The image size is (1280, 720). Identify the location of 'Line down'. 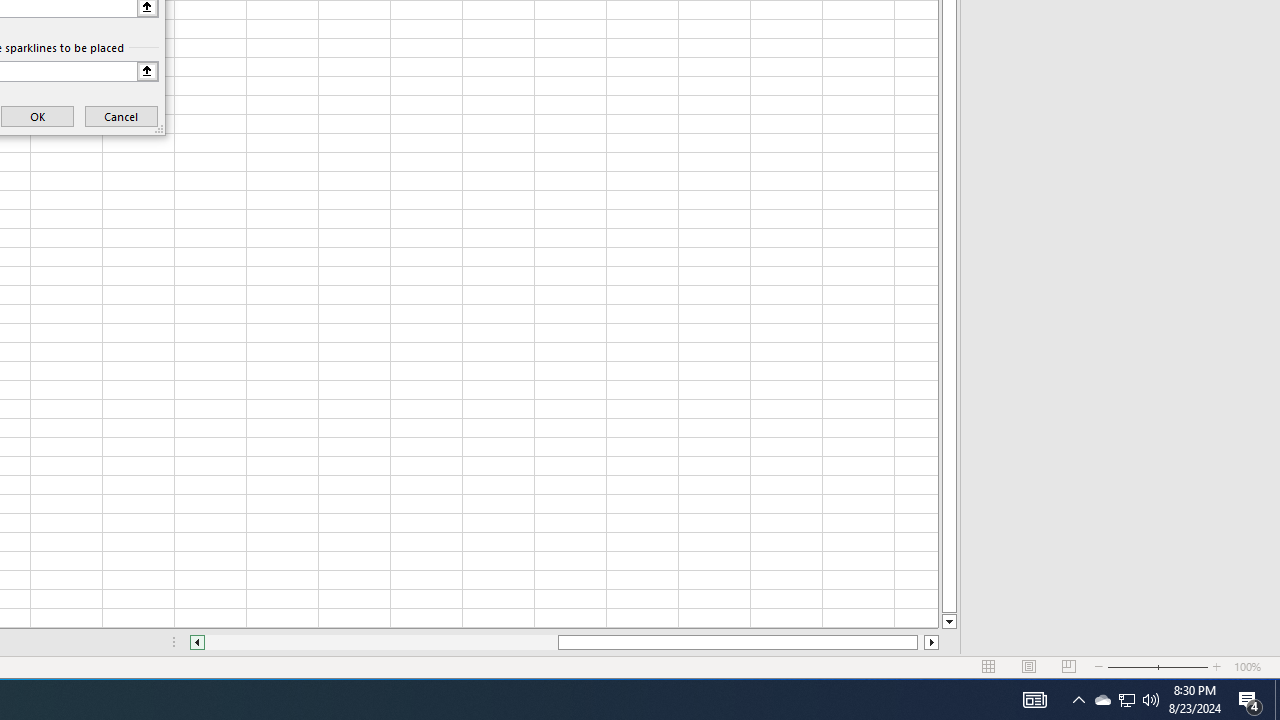
(948, 621).